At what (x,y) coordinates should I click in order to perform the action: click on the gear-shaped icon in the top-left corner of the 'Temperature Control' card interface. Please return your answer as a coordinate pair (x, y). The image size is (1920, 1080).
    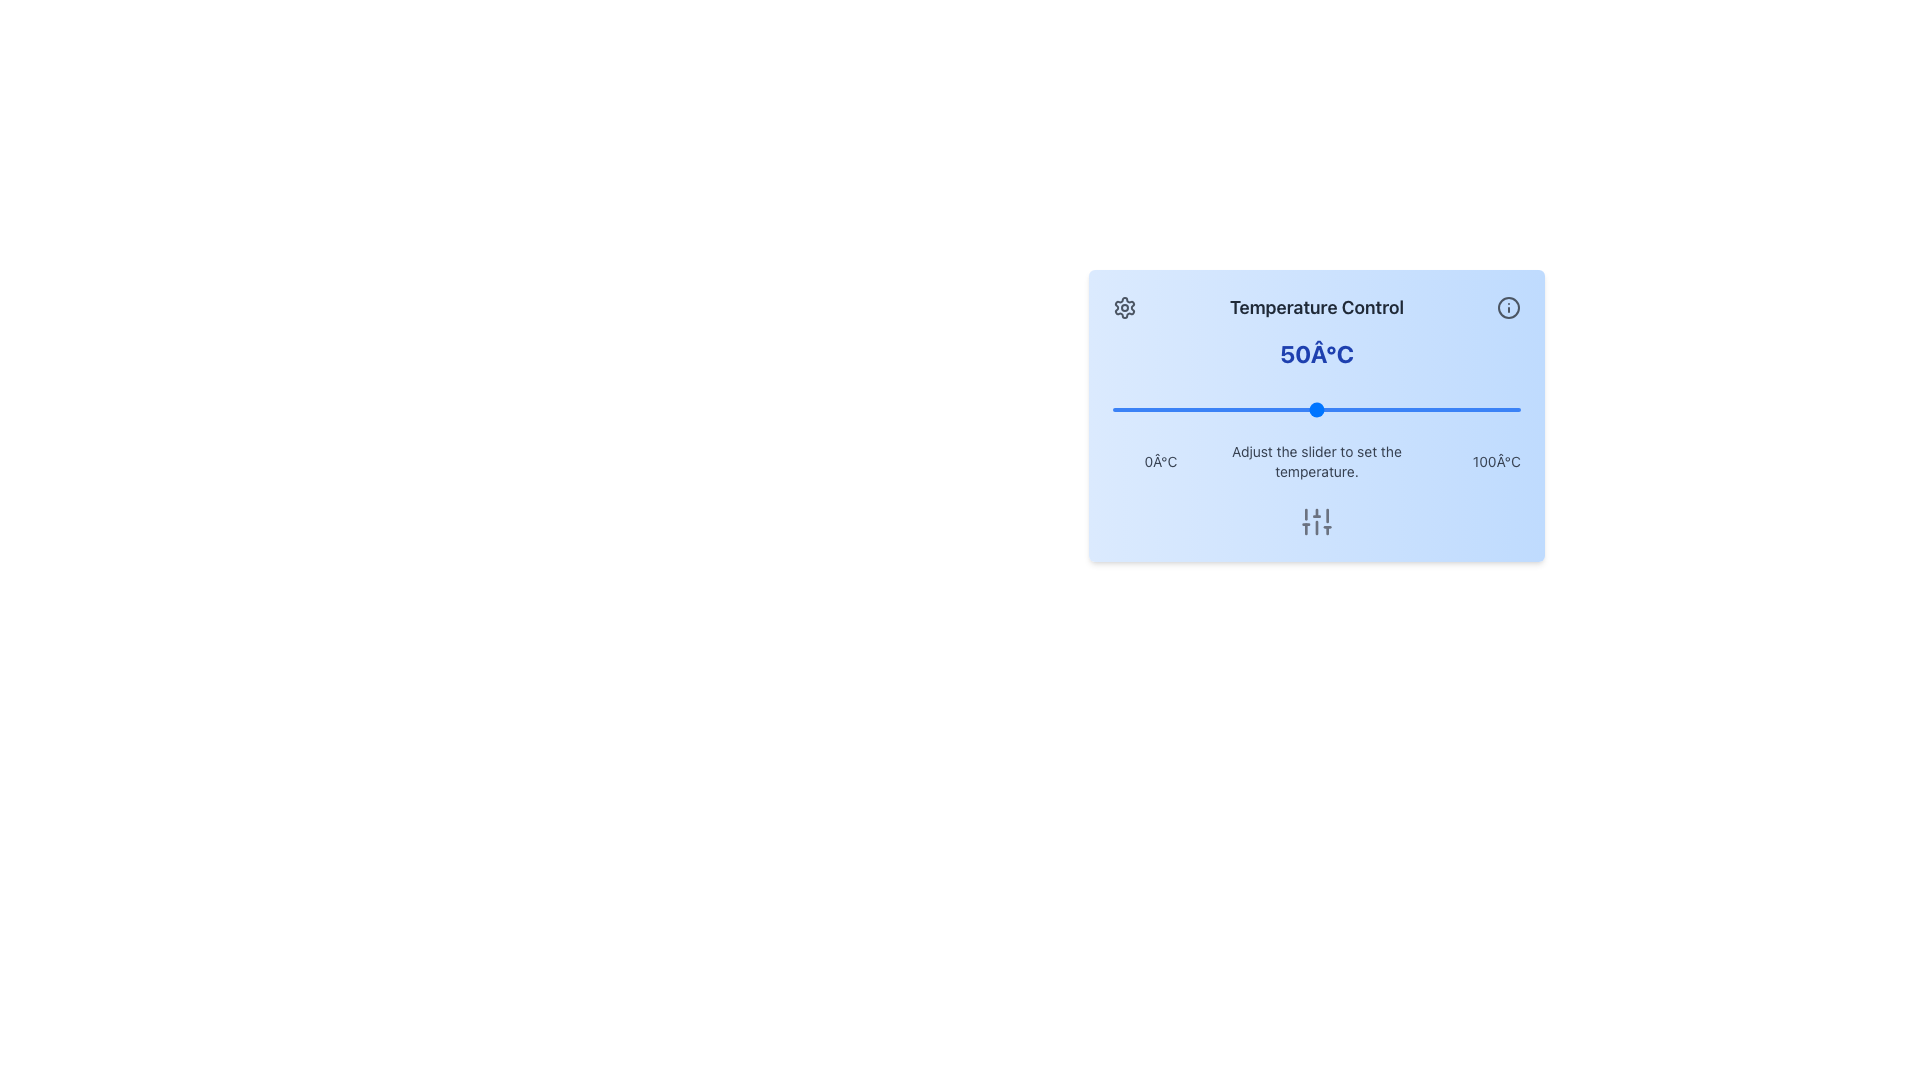
    Looking at the image, I should click on (1124, 308).